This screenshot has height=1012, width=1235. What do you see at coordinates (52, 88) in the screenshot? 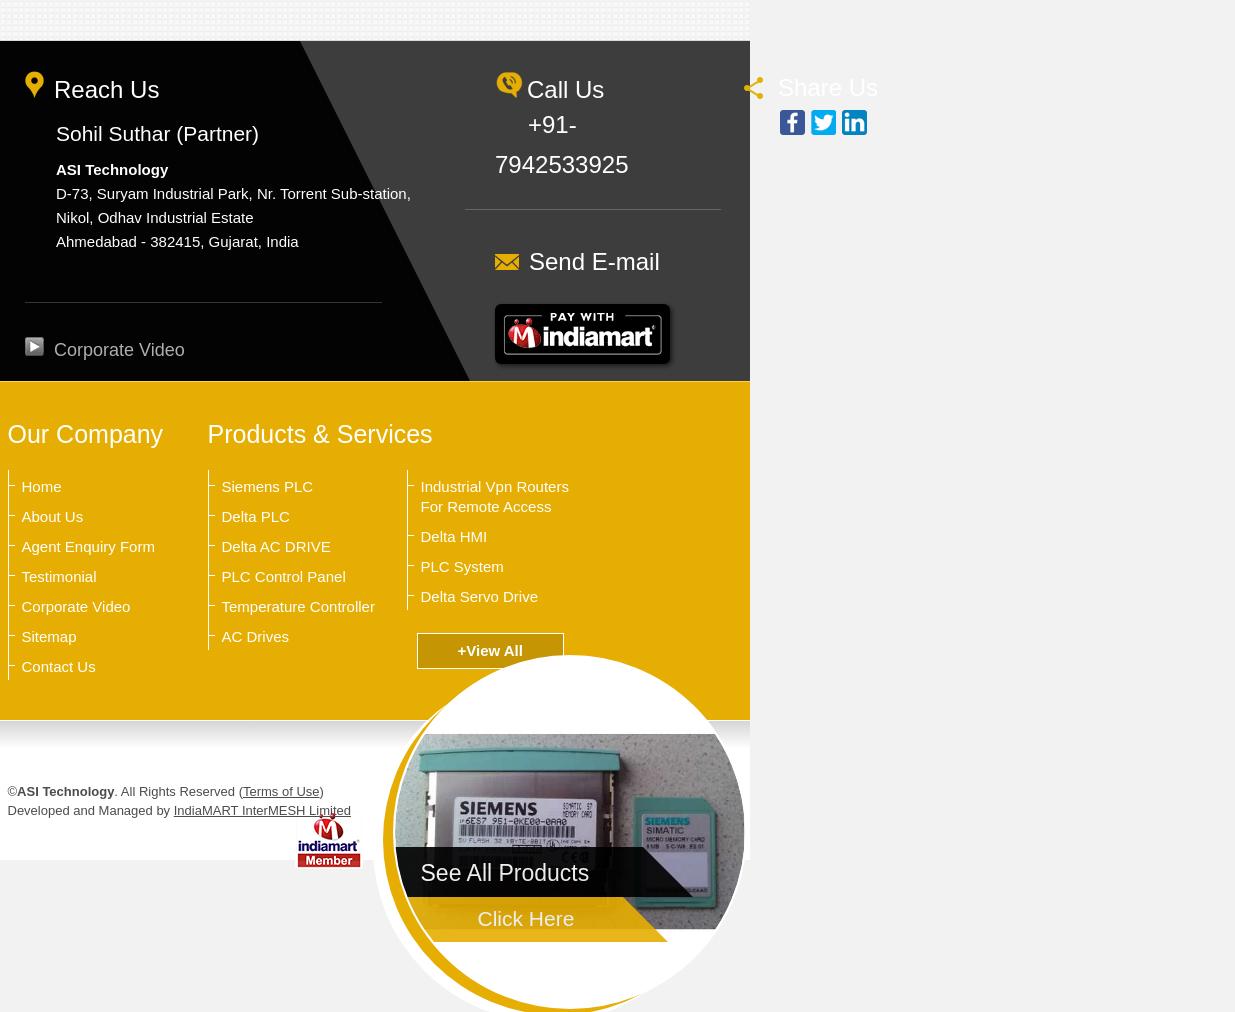
I see `'Reach Us'` at bounding box center [52, 88].